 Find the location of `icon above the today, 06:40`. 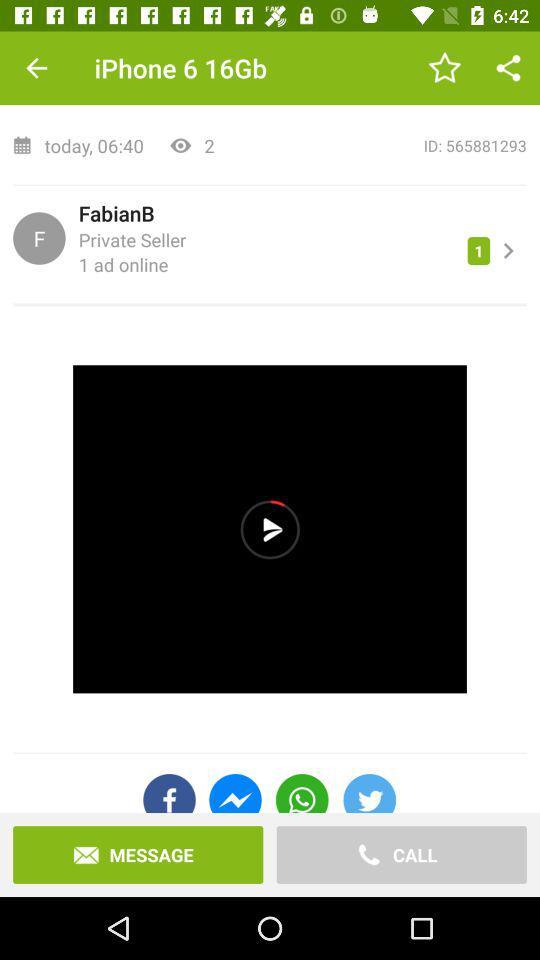

icon above the today, 06:40 is located at coordinates (270, 69).